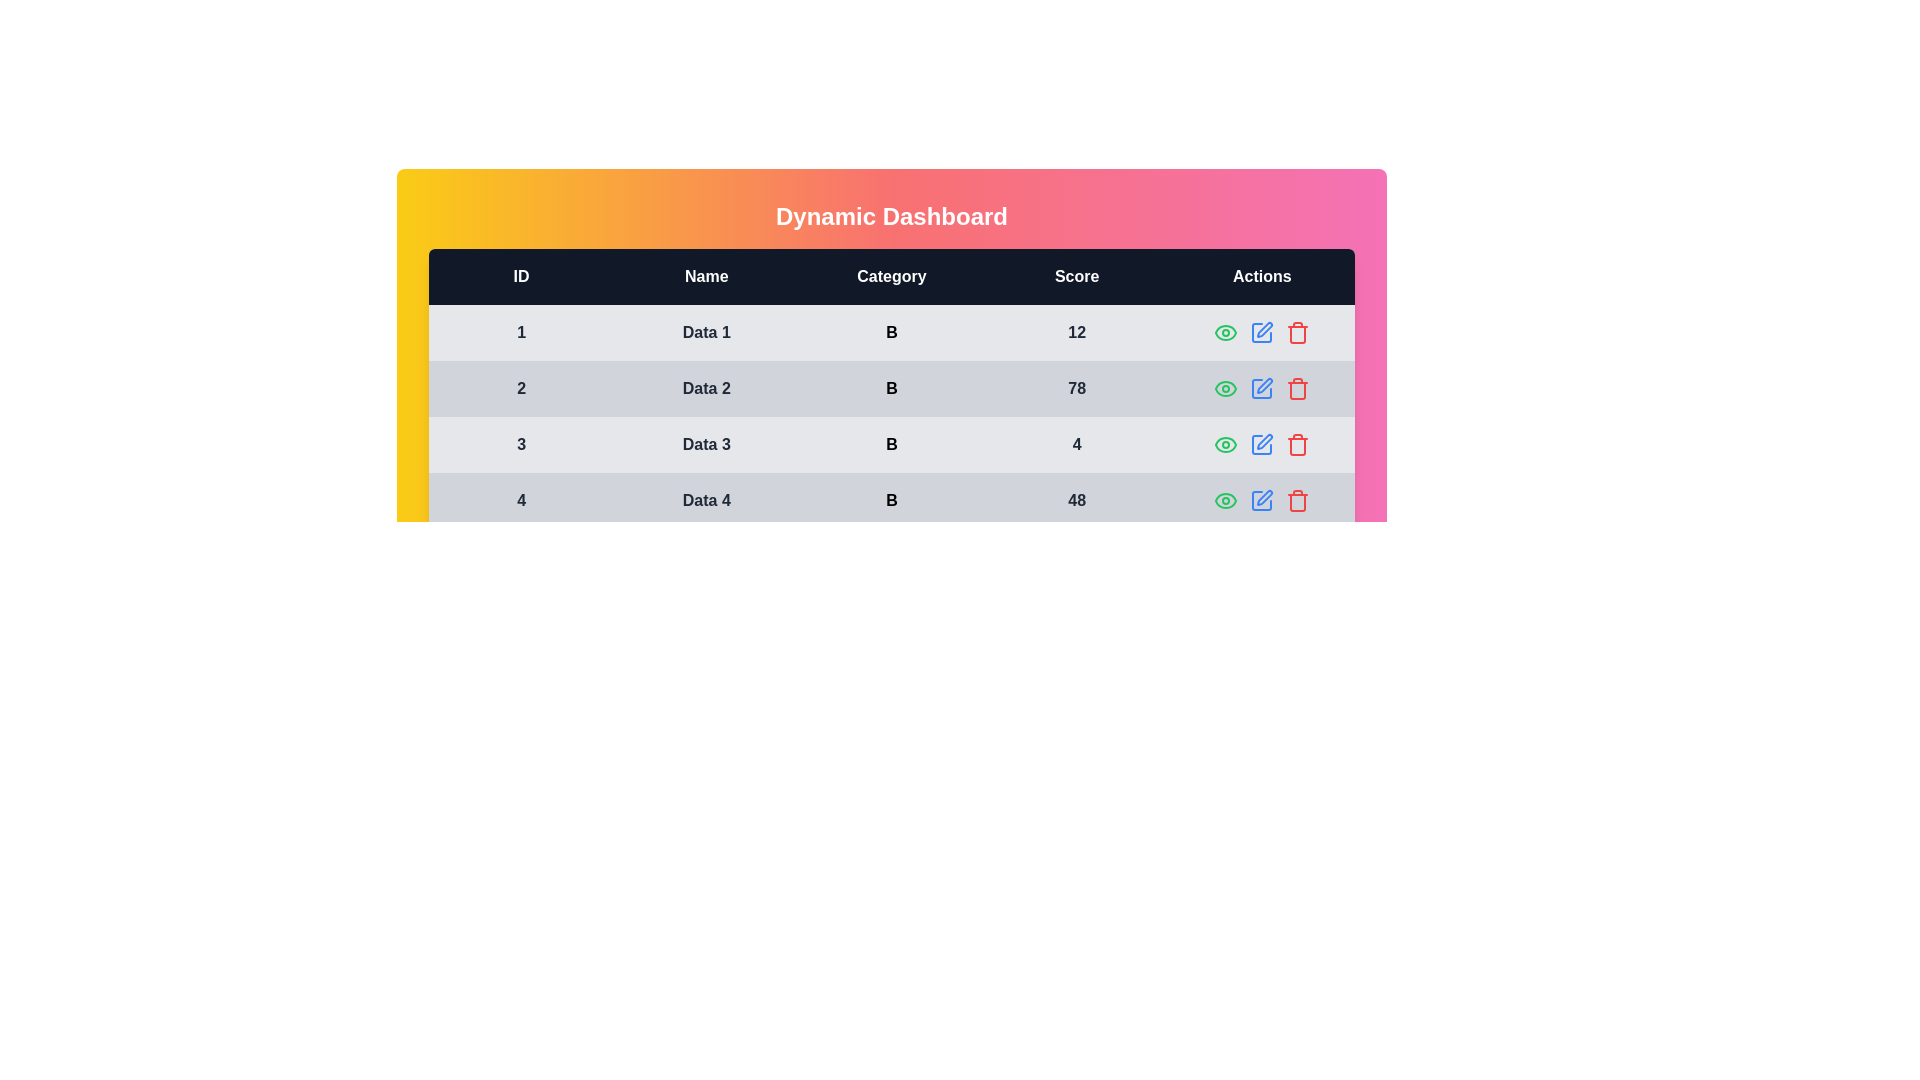  What do you see at coordinates (891, 443) in the screenshot?
I see `the row corresponding to 3` at bounding box center [891, 443].